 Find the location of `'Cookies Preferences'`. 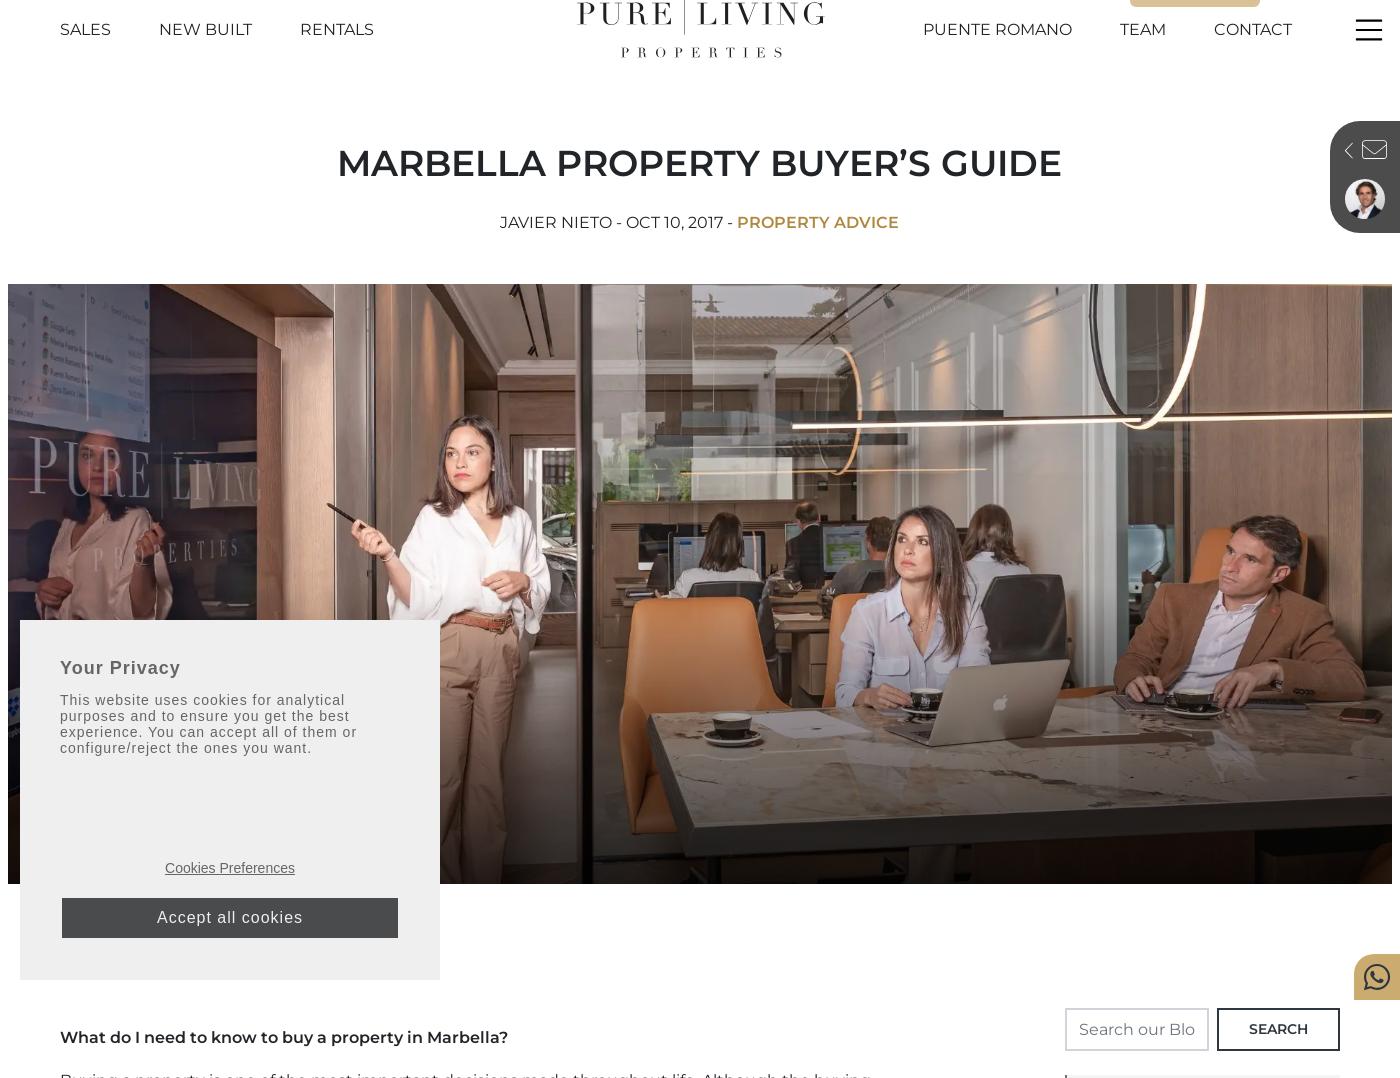

'Cookies Preferences' is located at coordinates (229, 867).